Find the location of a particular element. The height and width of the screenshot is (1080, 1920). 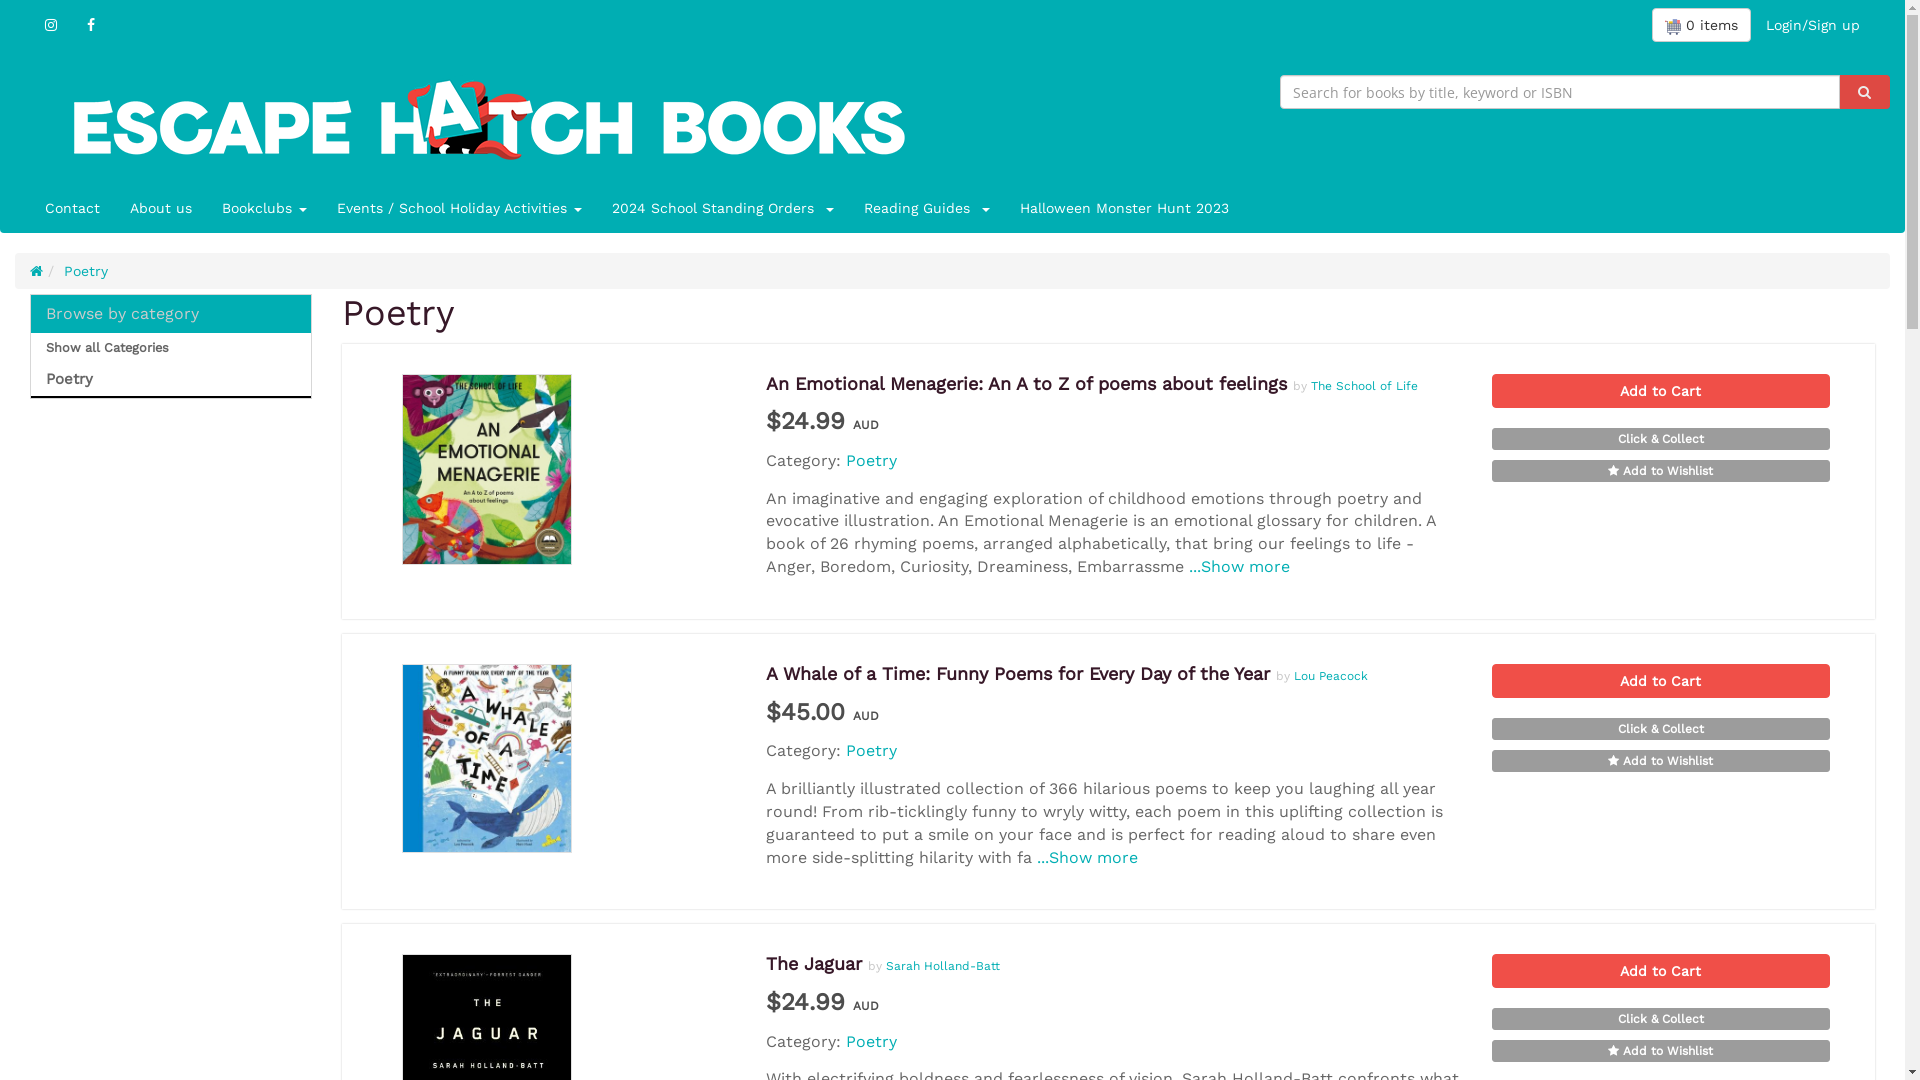

'Events / School Holiday Activities ' is located at coordinates (458, 208).